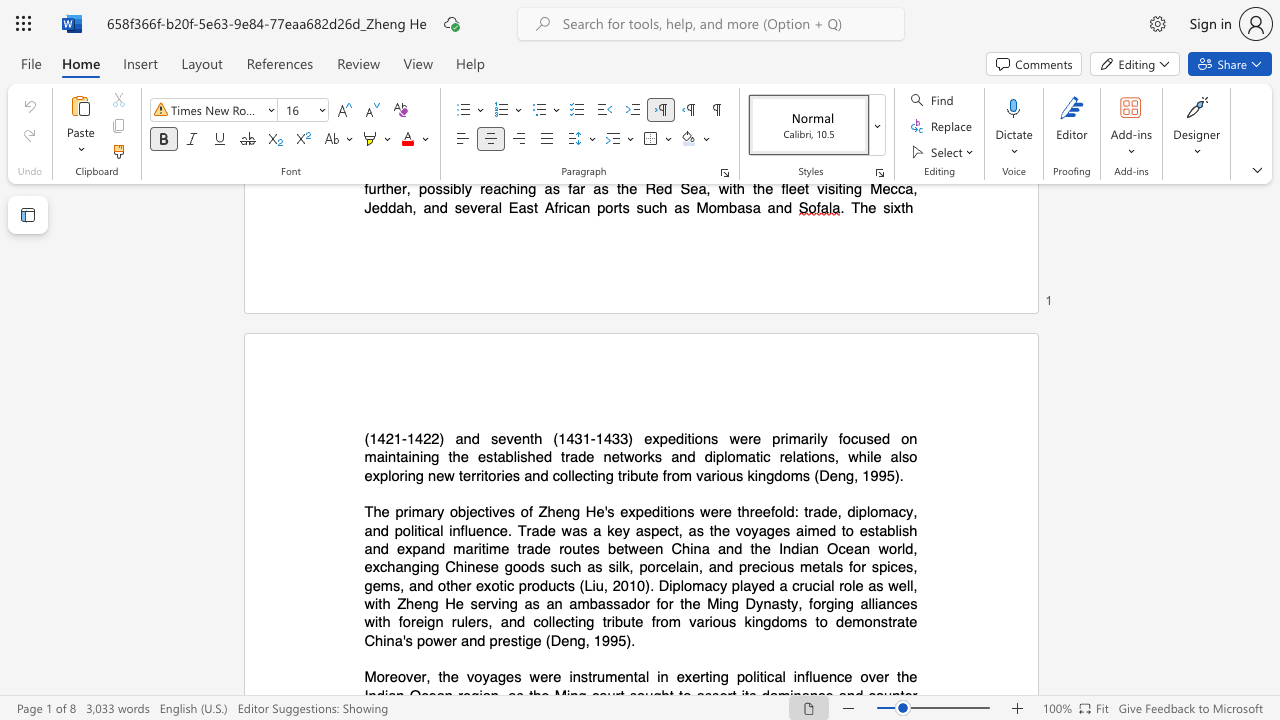 Image resolution: width=1280 pixels, height=720 pixels. What do you see at coordinates (678, 529) in the screenshot?
I see `the subset text ", as the voyages aimed" within the text "of Zheng He"` at bounding box center [678, 529].